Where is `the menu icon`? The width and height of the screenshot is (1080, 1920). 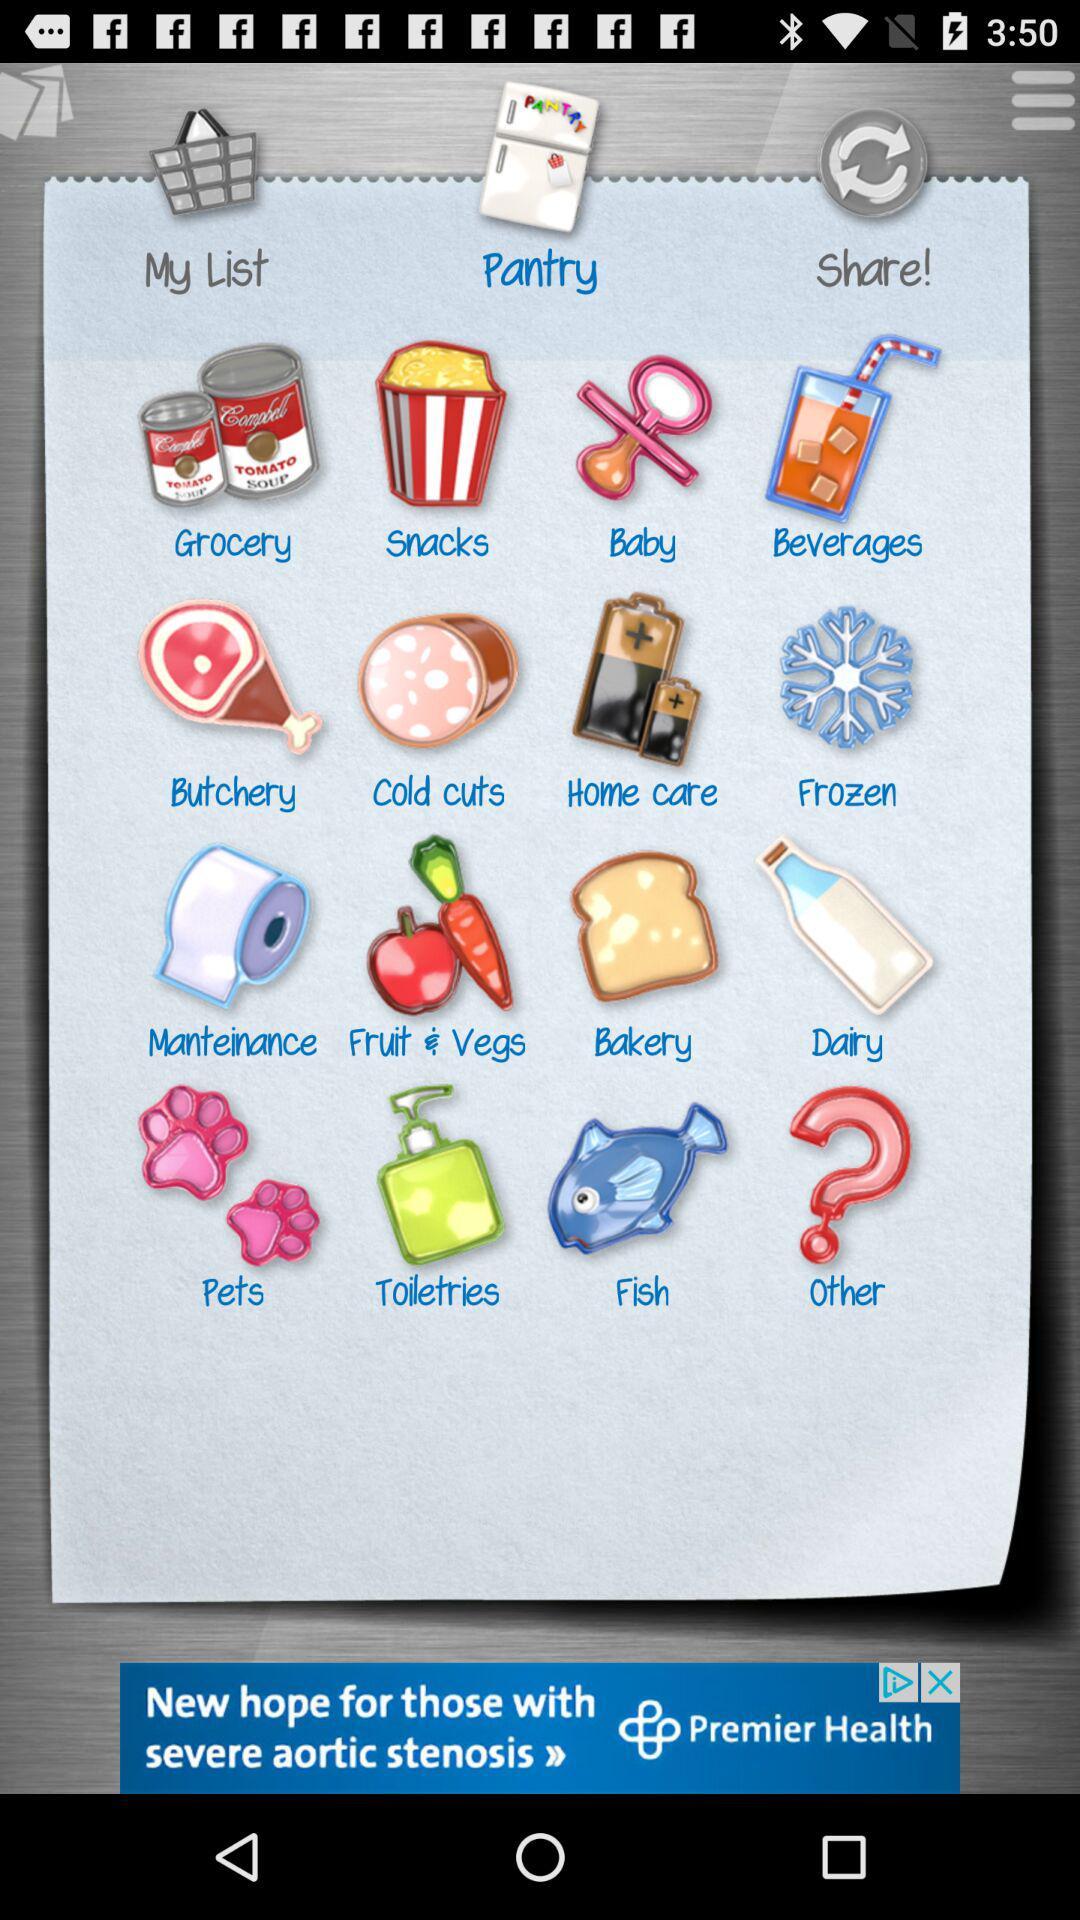 the menu icon is located at coordinates (1032, 117).